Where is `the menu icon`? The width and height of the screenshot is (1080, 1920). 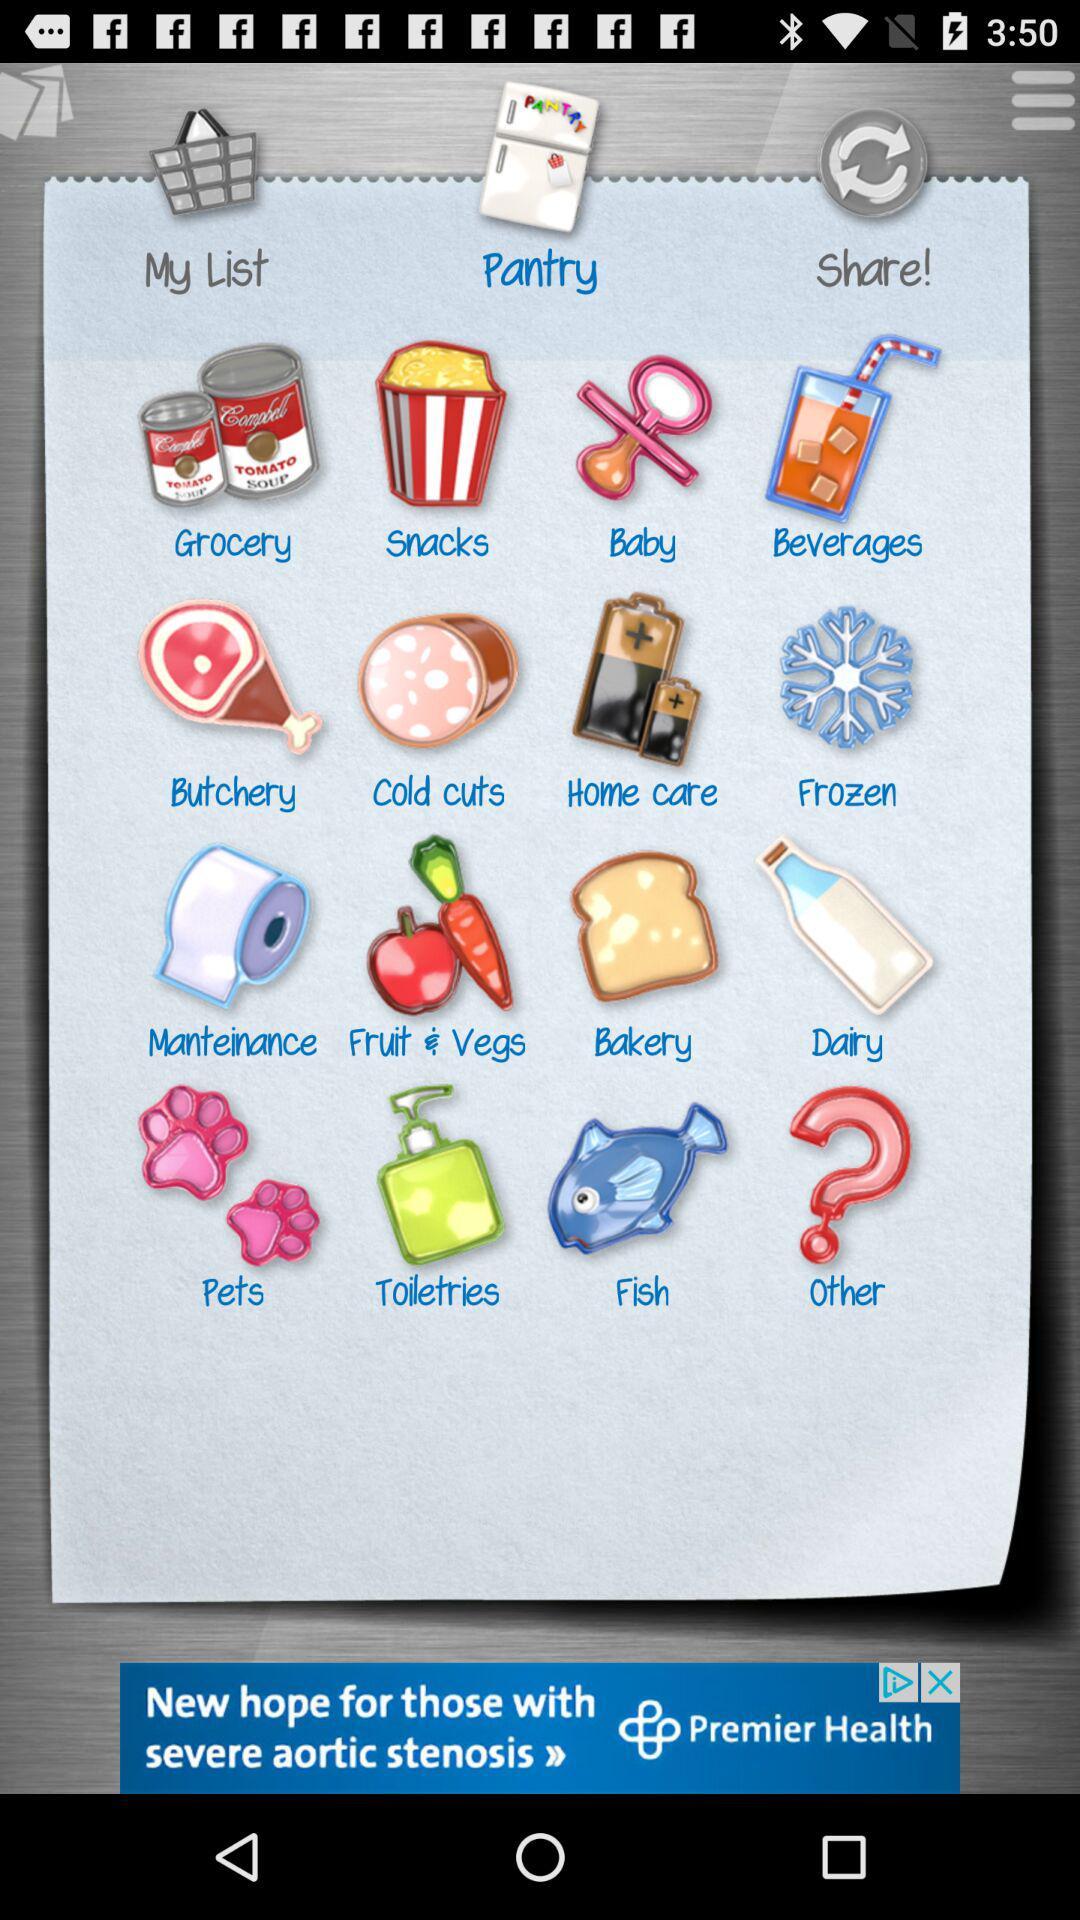 the menu icon is located at coordinates (1032, 117).